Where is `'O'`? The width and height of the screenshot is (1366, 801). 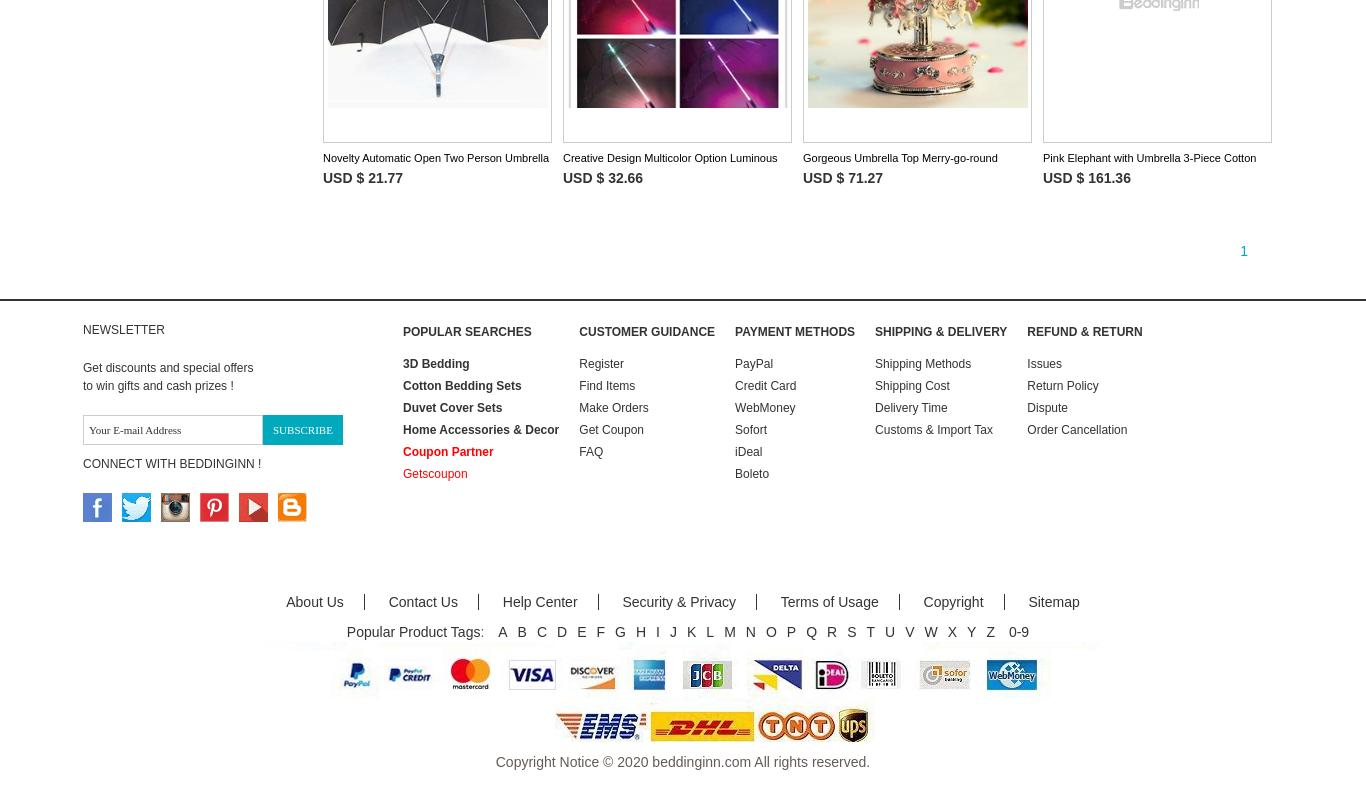 'O' is located at coordinates (764, 630).